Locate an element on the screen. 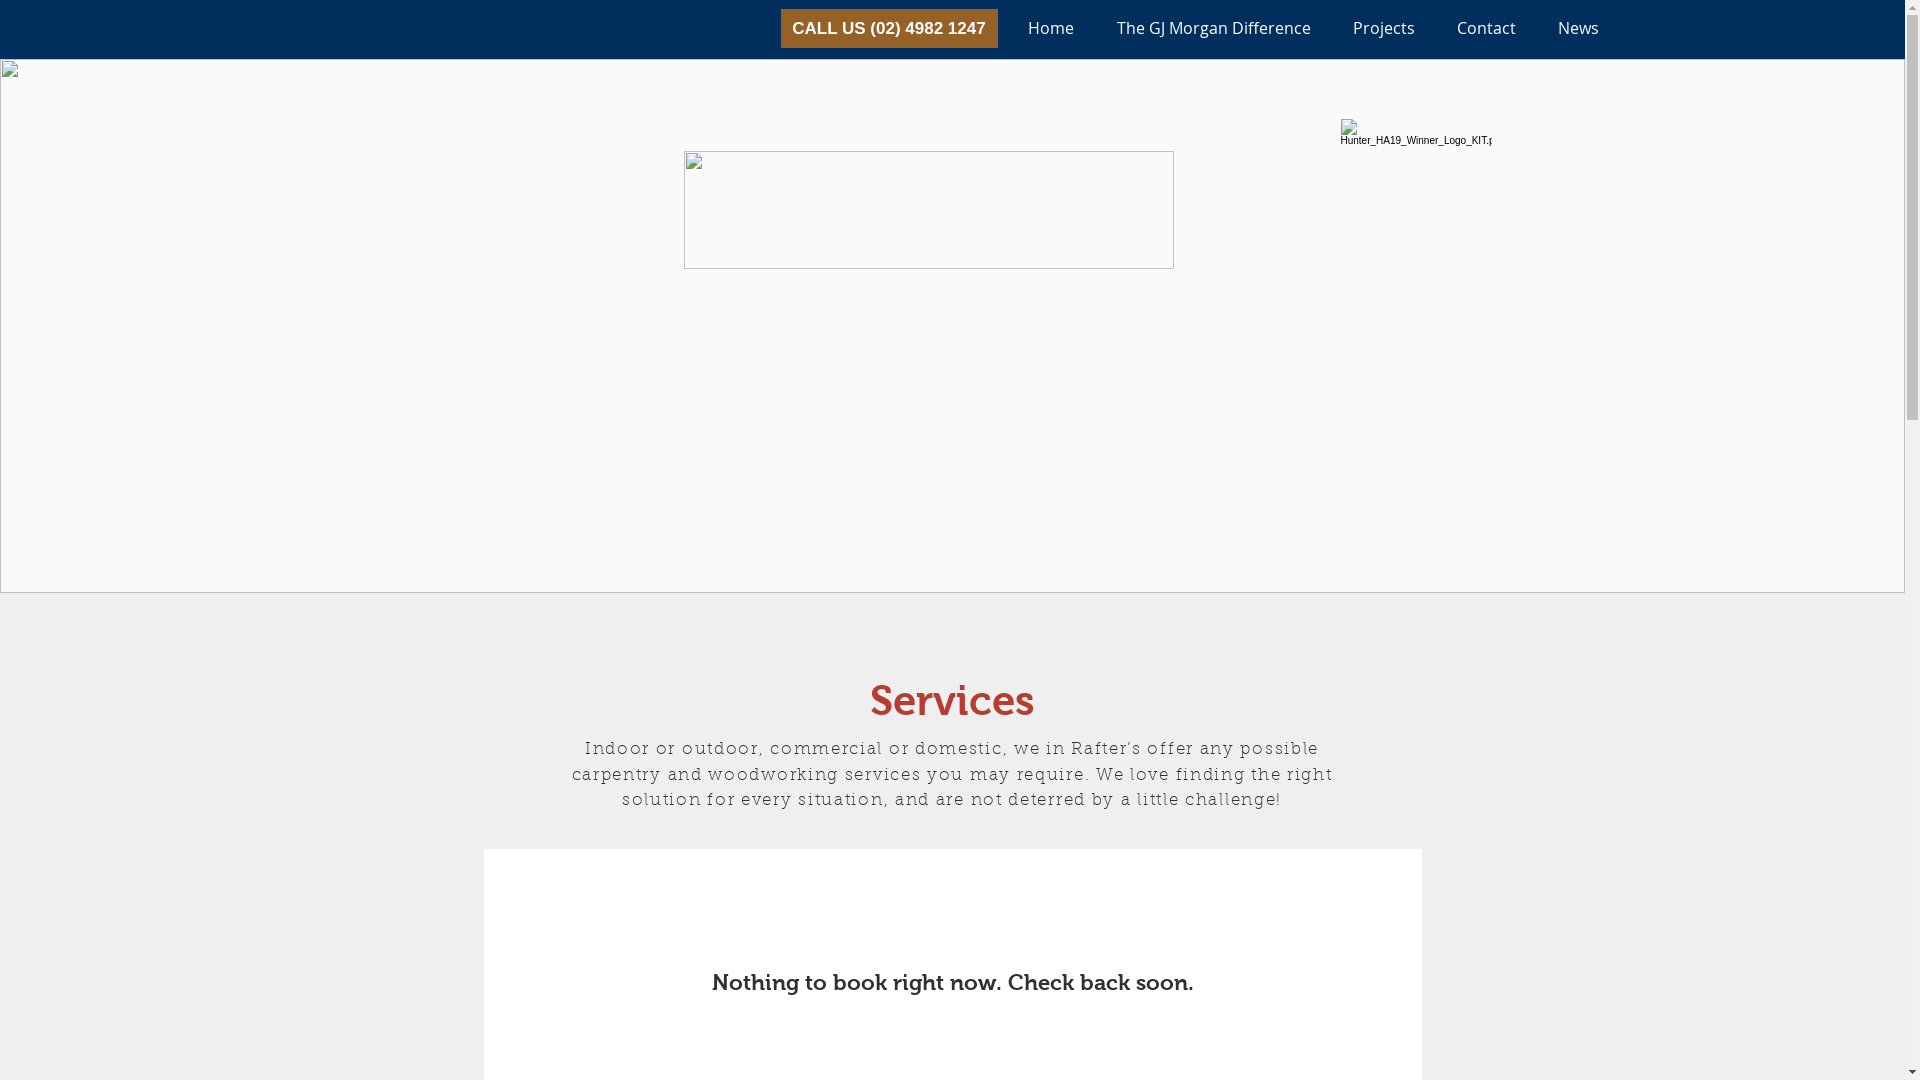 This screenshot has height=1080, width=1920. 'The GJ Morgan Difference' is located at coordinates (1094, 28).